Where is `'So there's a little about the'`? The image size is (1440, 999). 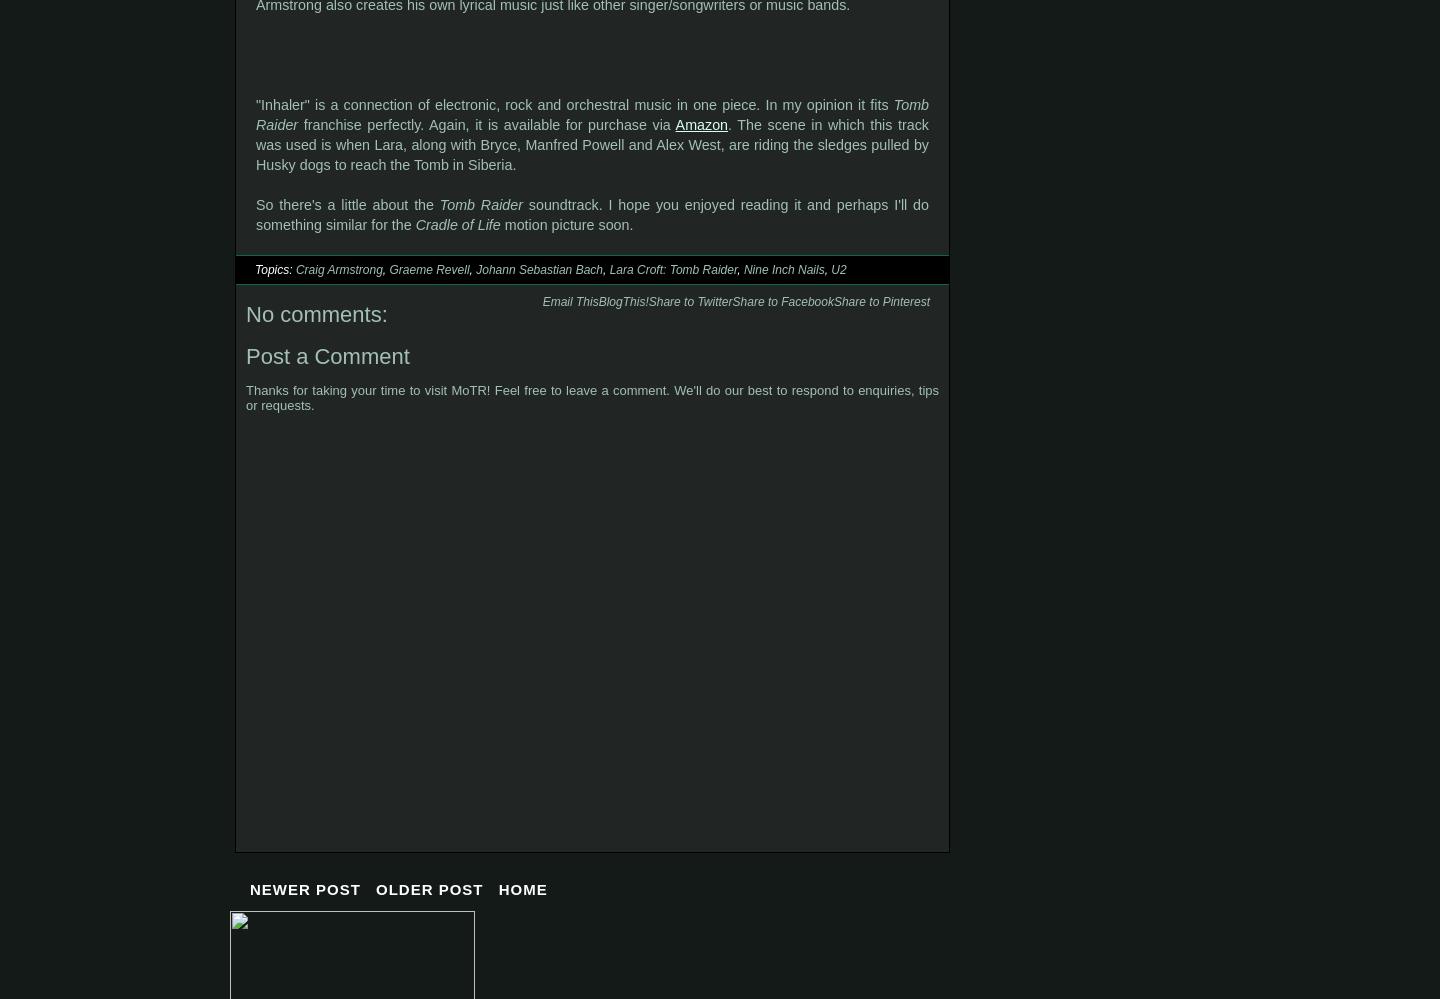
'So there's a little about the' is located at coordinates (347, 203).